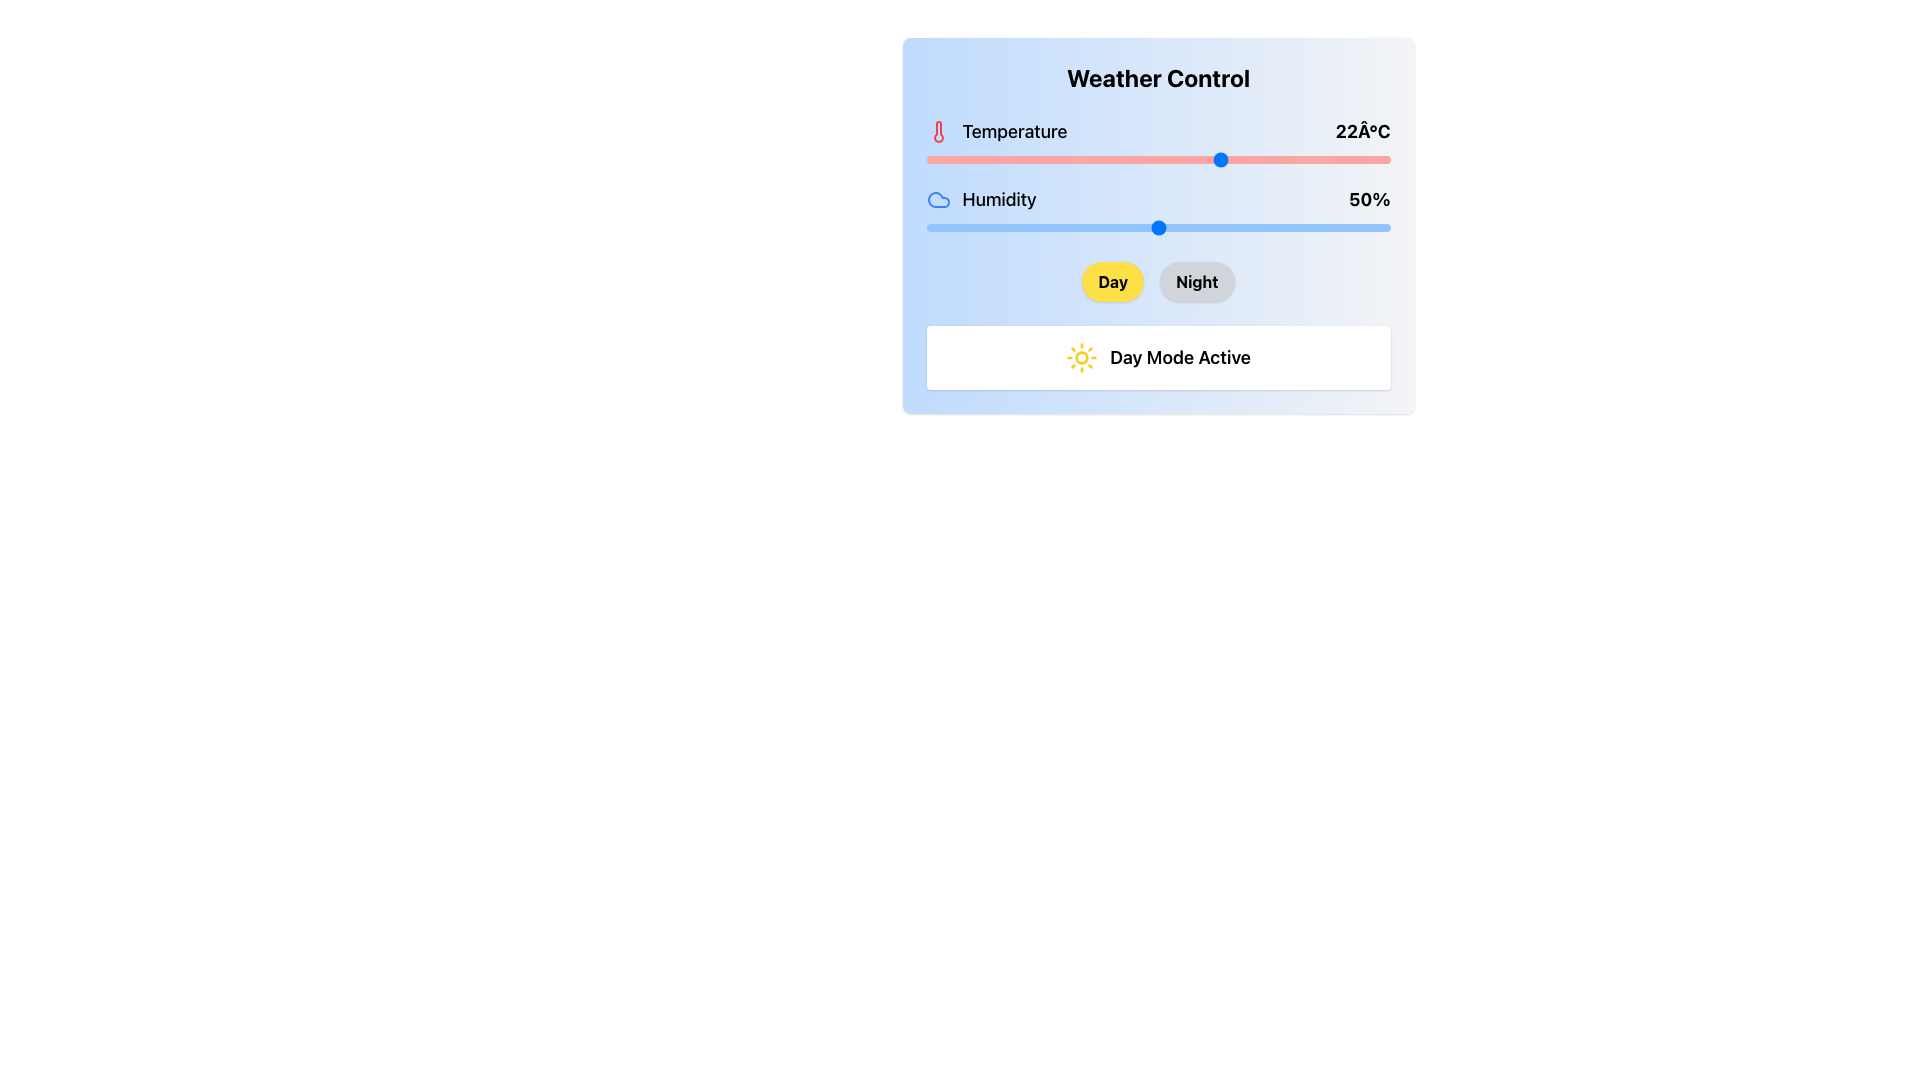 The image size is (1920, 1080). Describe the element at coordinates (1222, 158) in the screenshot. I see `the temperature` at that location.